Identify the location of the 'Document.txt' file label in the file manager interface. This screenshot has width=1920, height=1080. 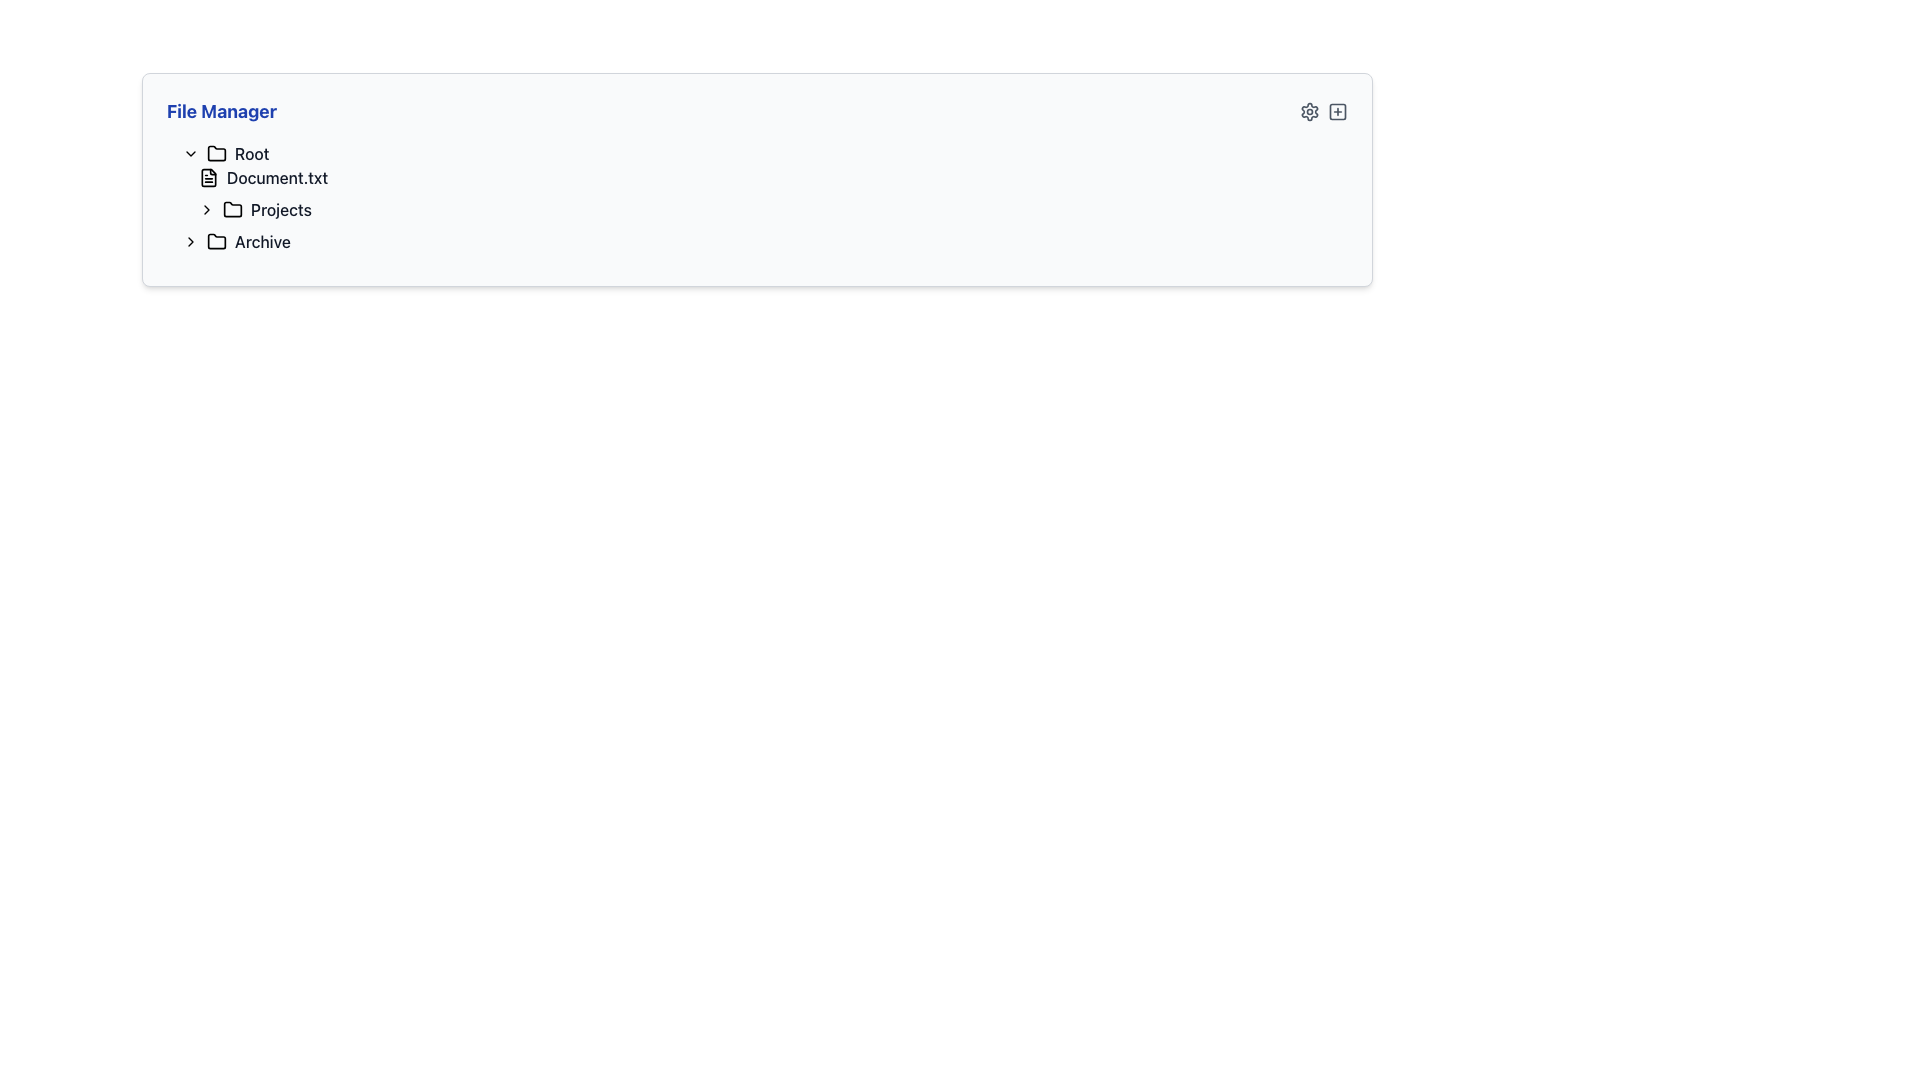
(276, 176).